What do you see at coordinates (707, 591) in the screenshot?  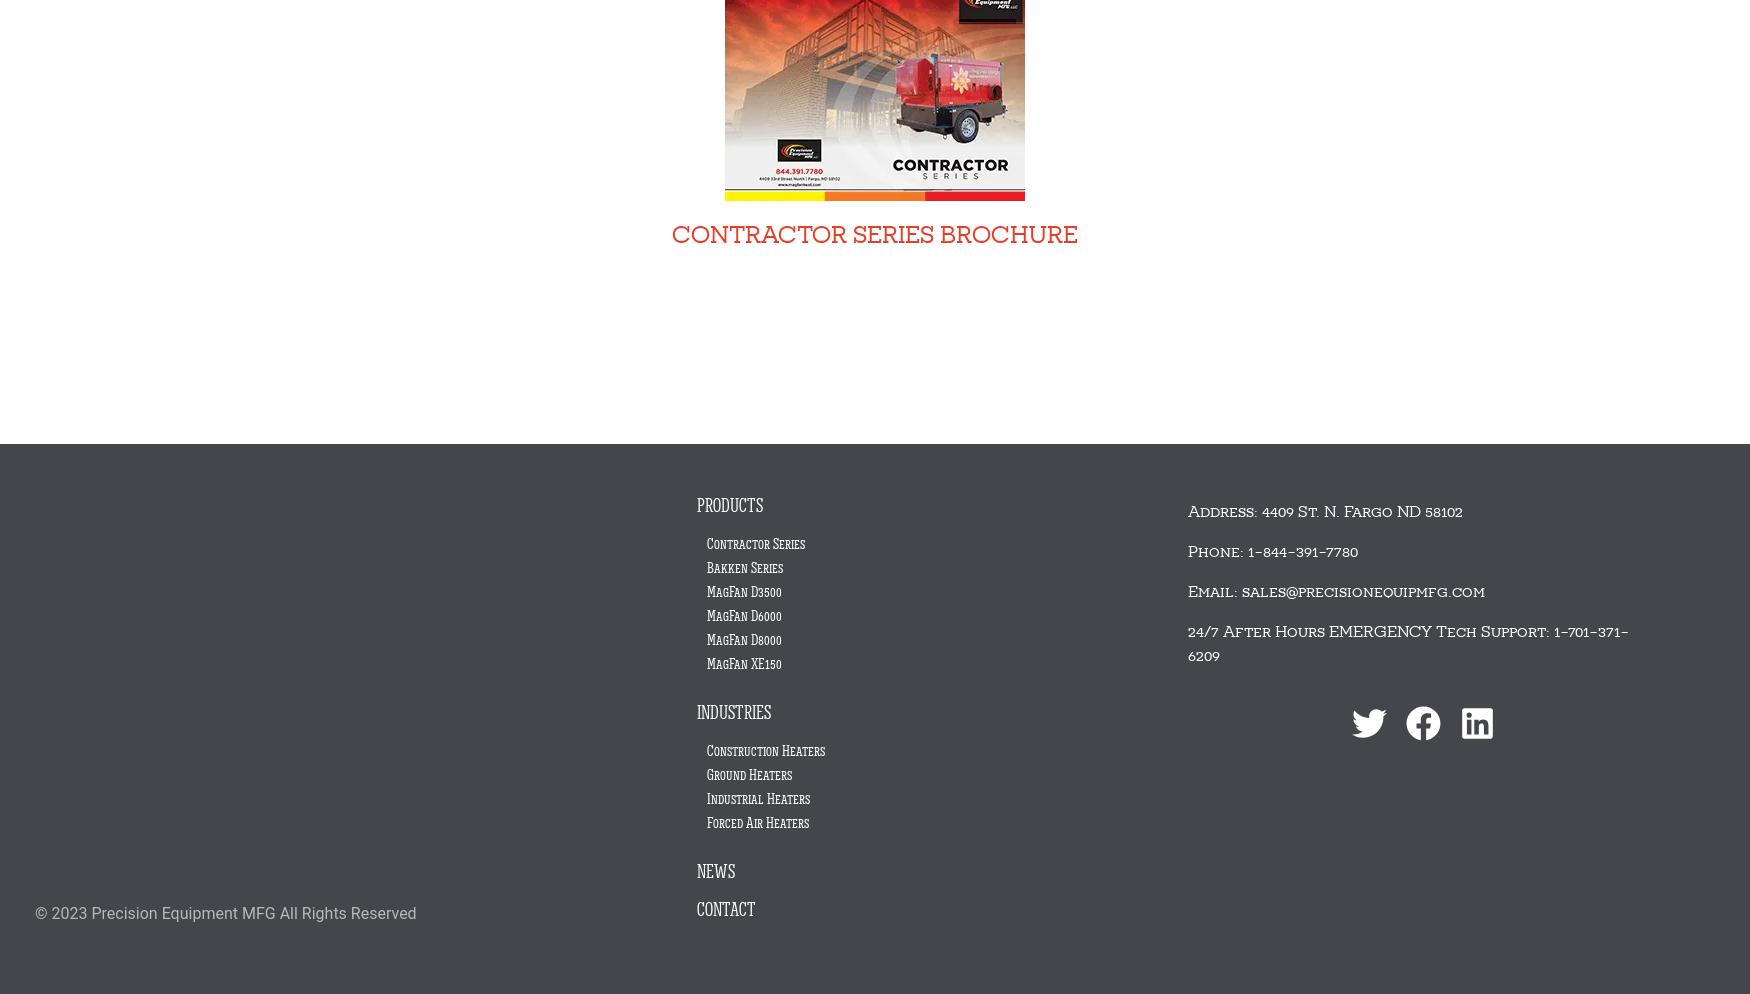 I see `'MagFan D3500'` at bounding box center [707, 591].